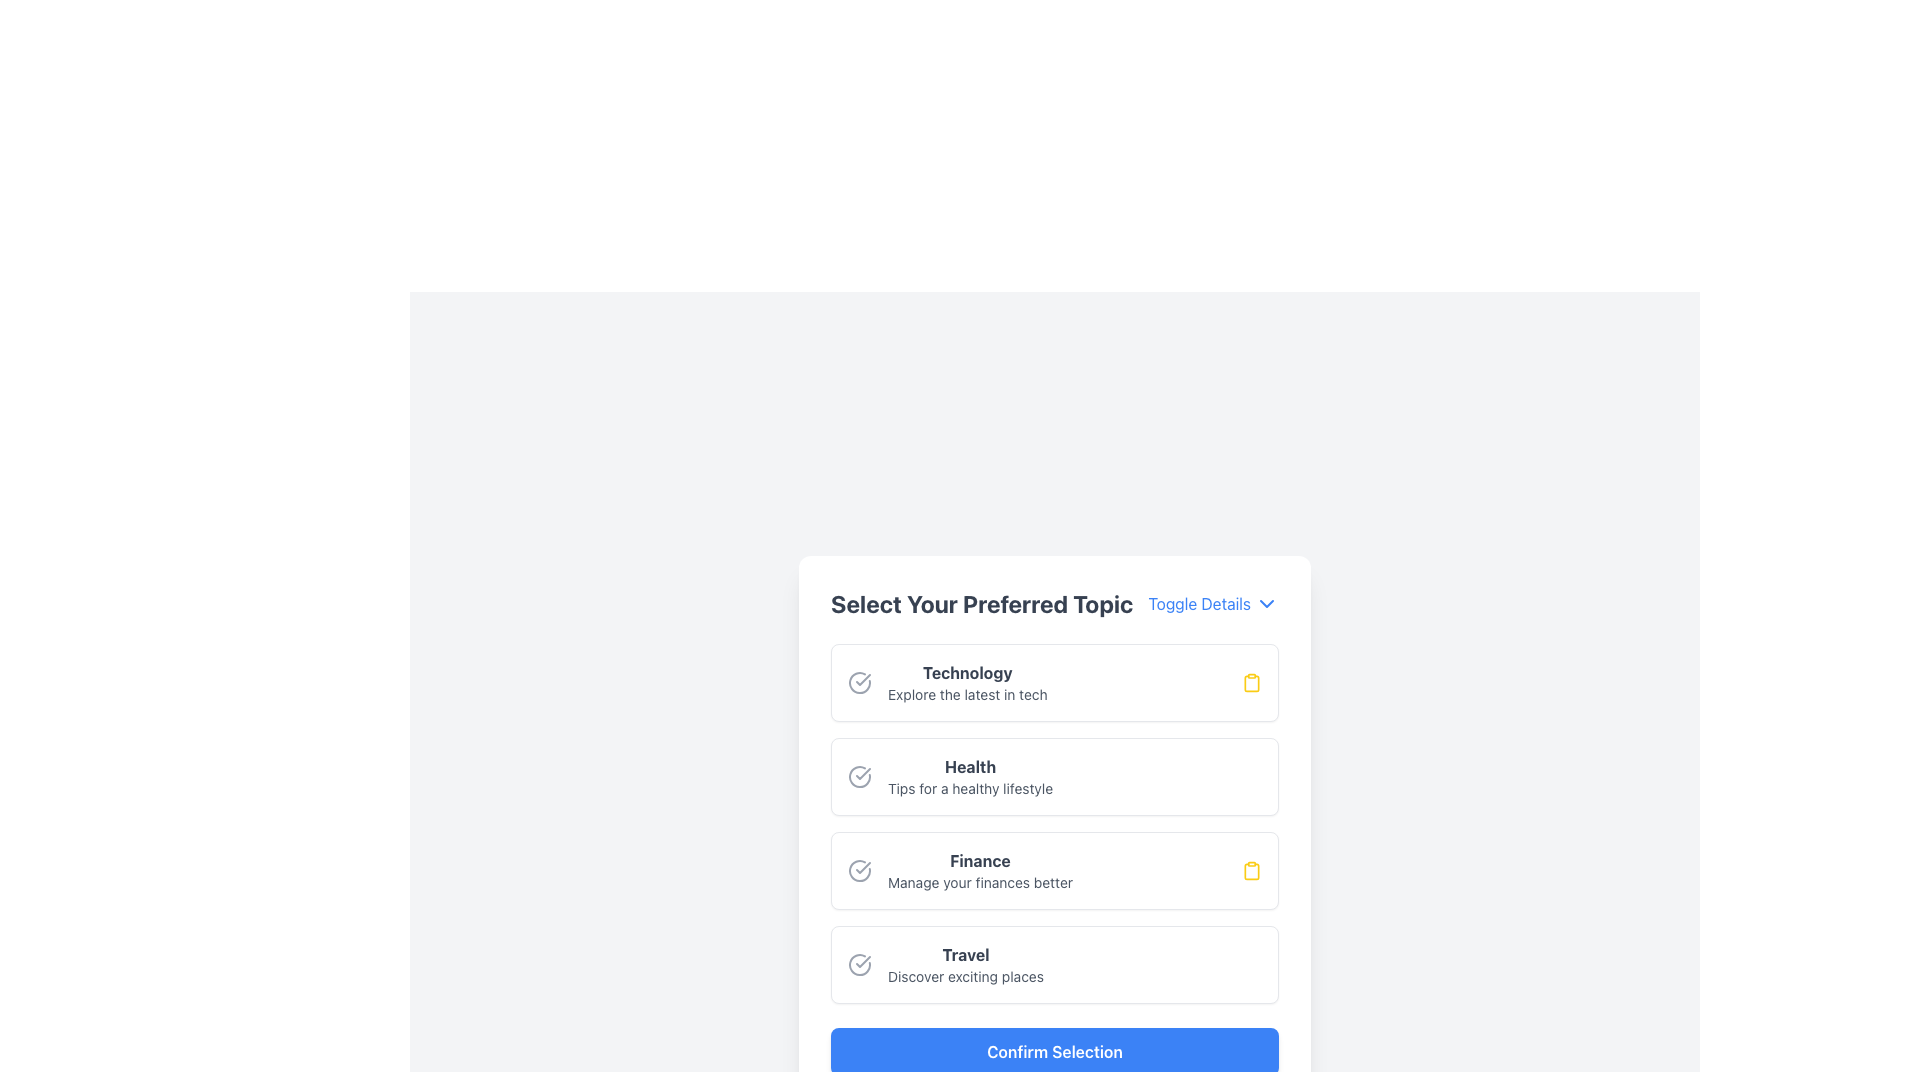 The width and height of the screenshot is (1920, 1080). What do you see at coordinates (960, 870) in the screenshot?
I see `the third selectable list item for financial management topics under 'Select Your Preferred Topic'` at bounding box center [960, 870].